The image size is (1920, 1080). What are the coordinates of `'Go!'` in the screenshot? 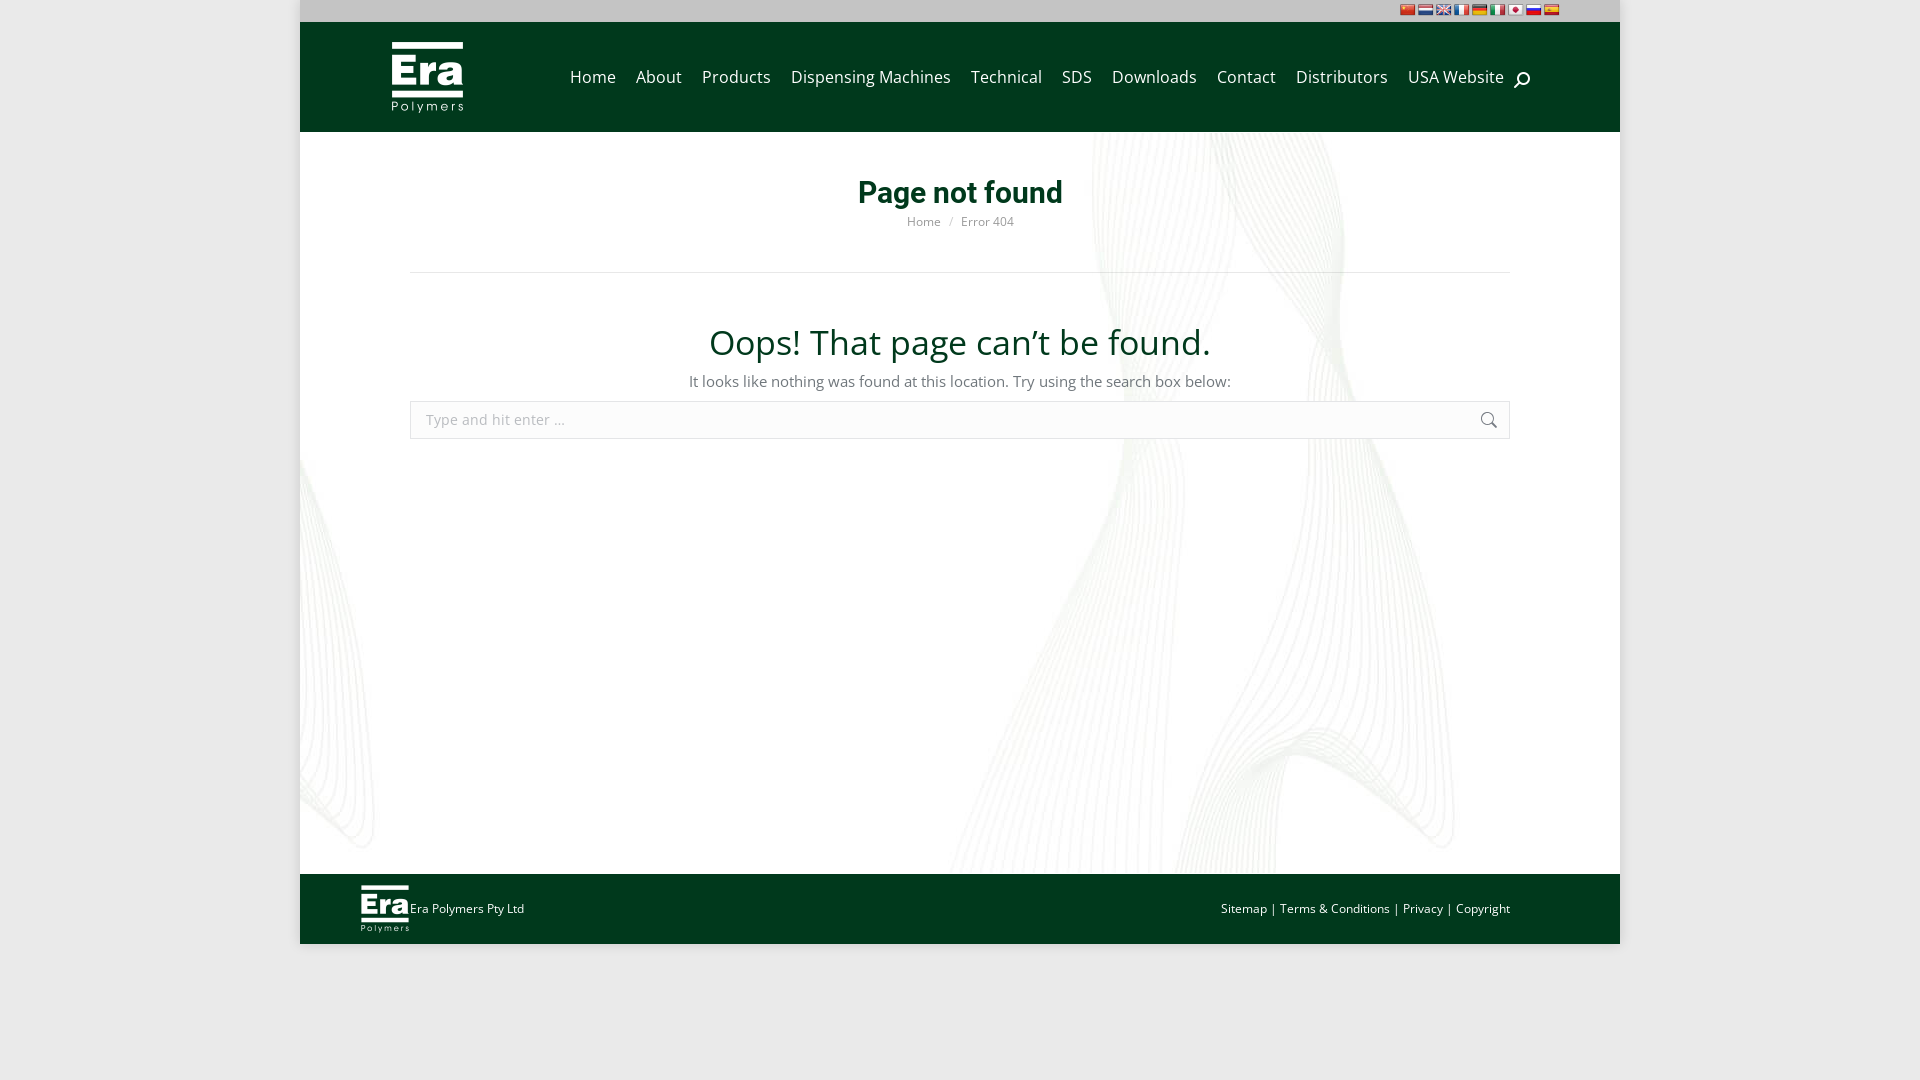 It's located at (1539, 421).